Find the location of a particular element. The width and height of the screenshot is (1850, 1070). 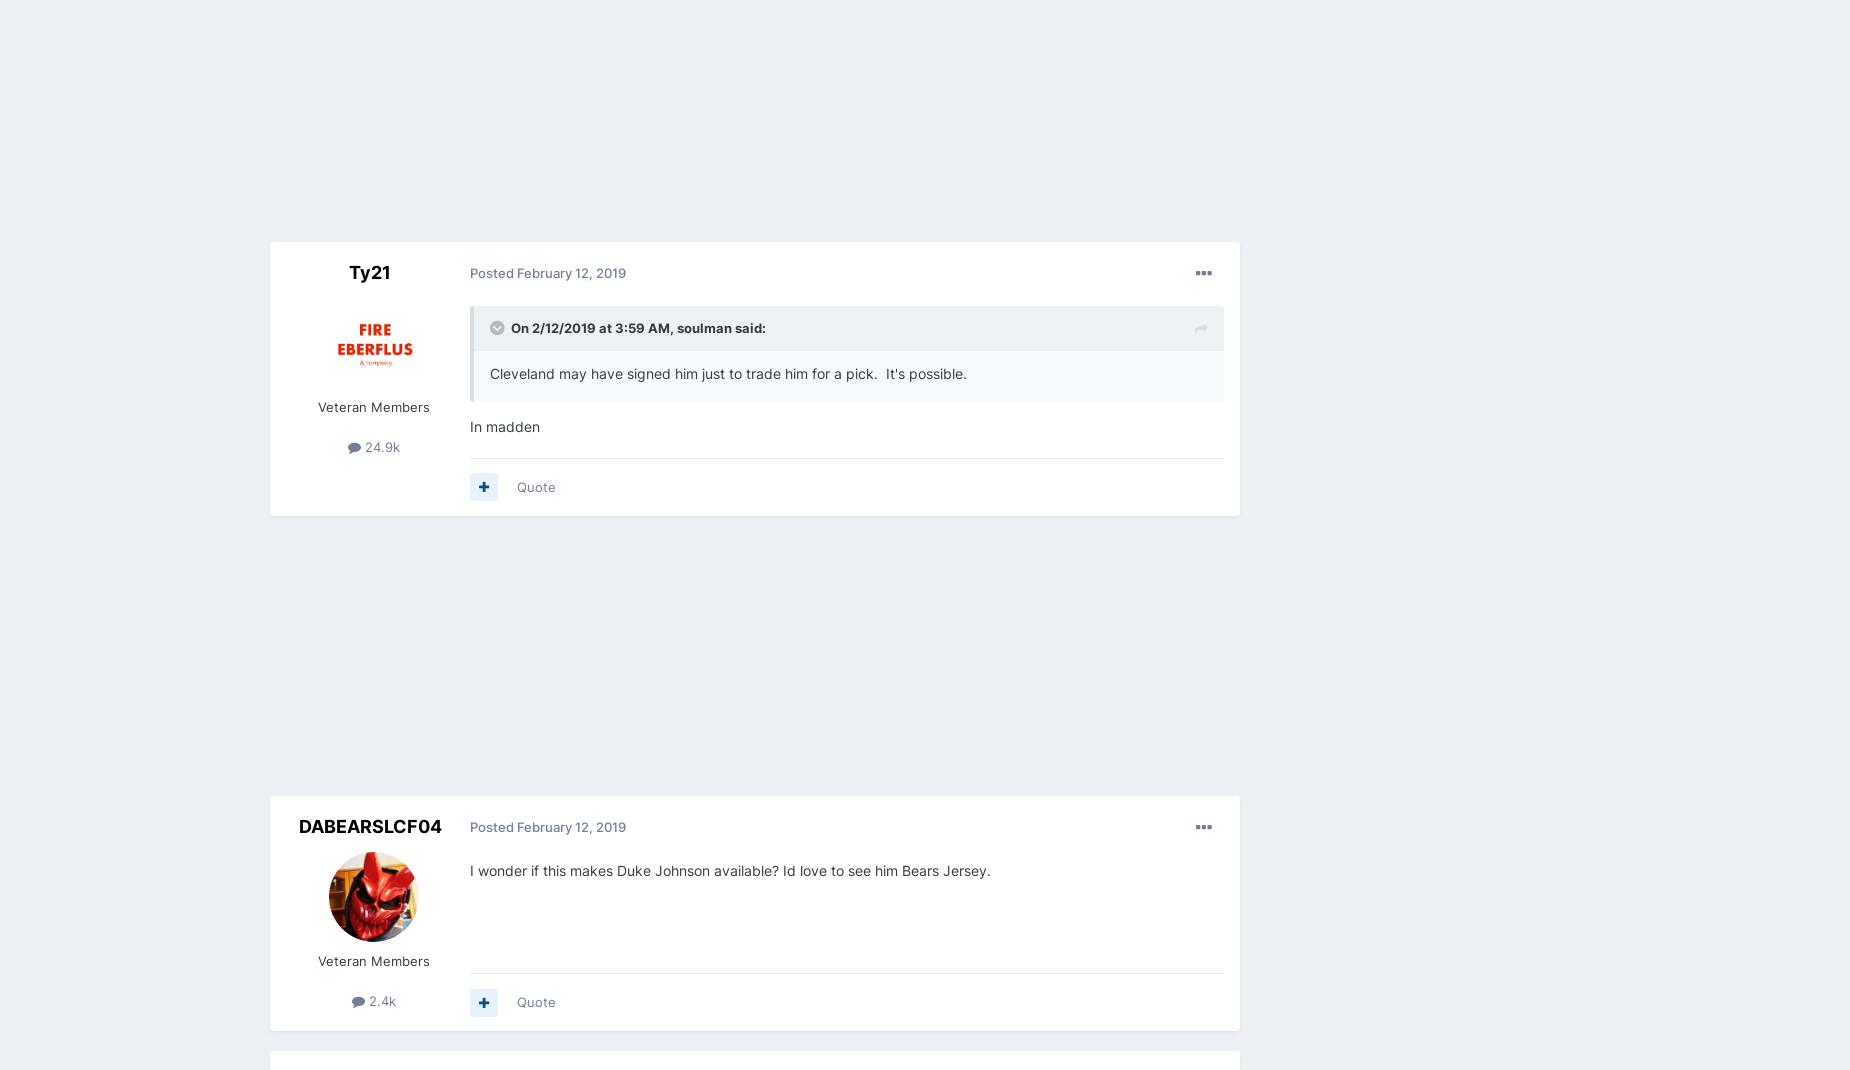

'Cleveland may have signed him just to trade him for a pick.  It's possible.' is located at coordinates (728, 372).